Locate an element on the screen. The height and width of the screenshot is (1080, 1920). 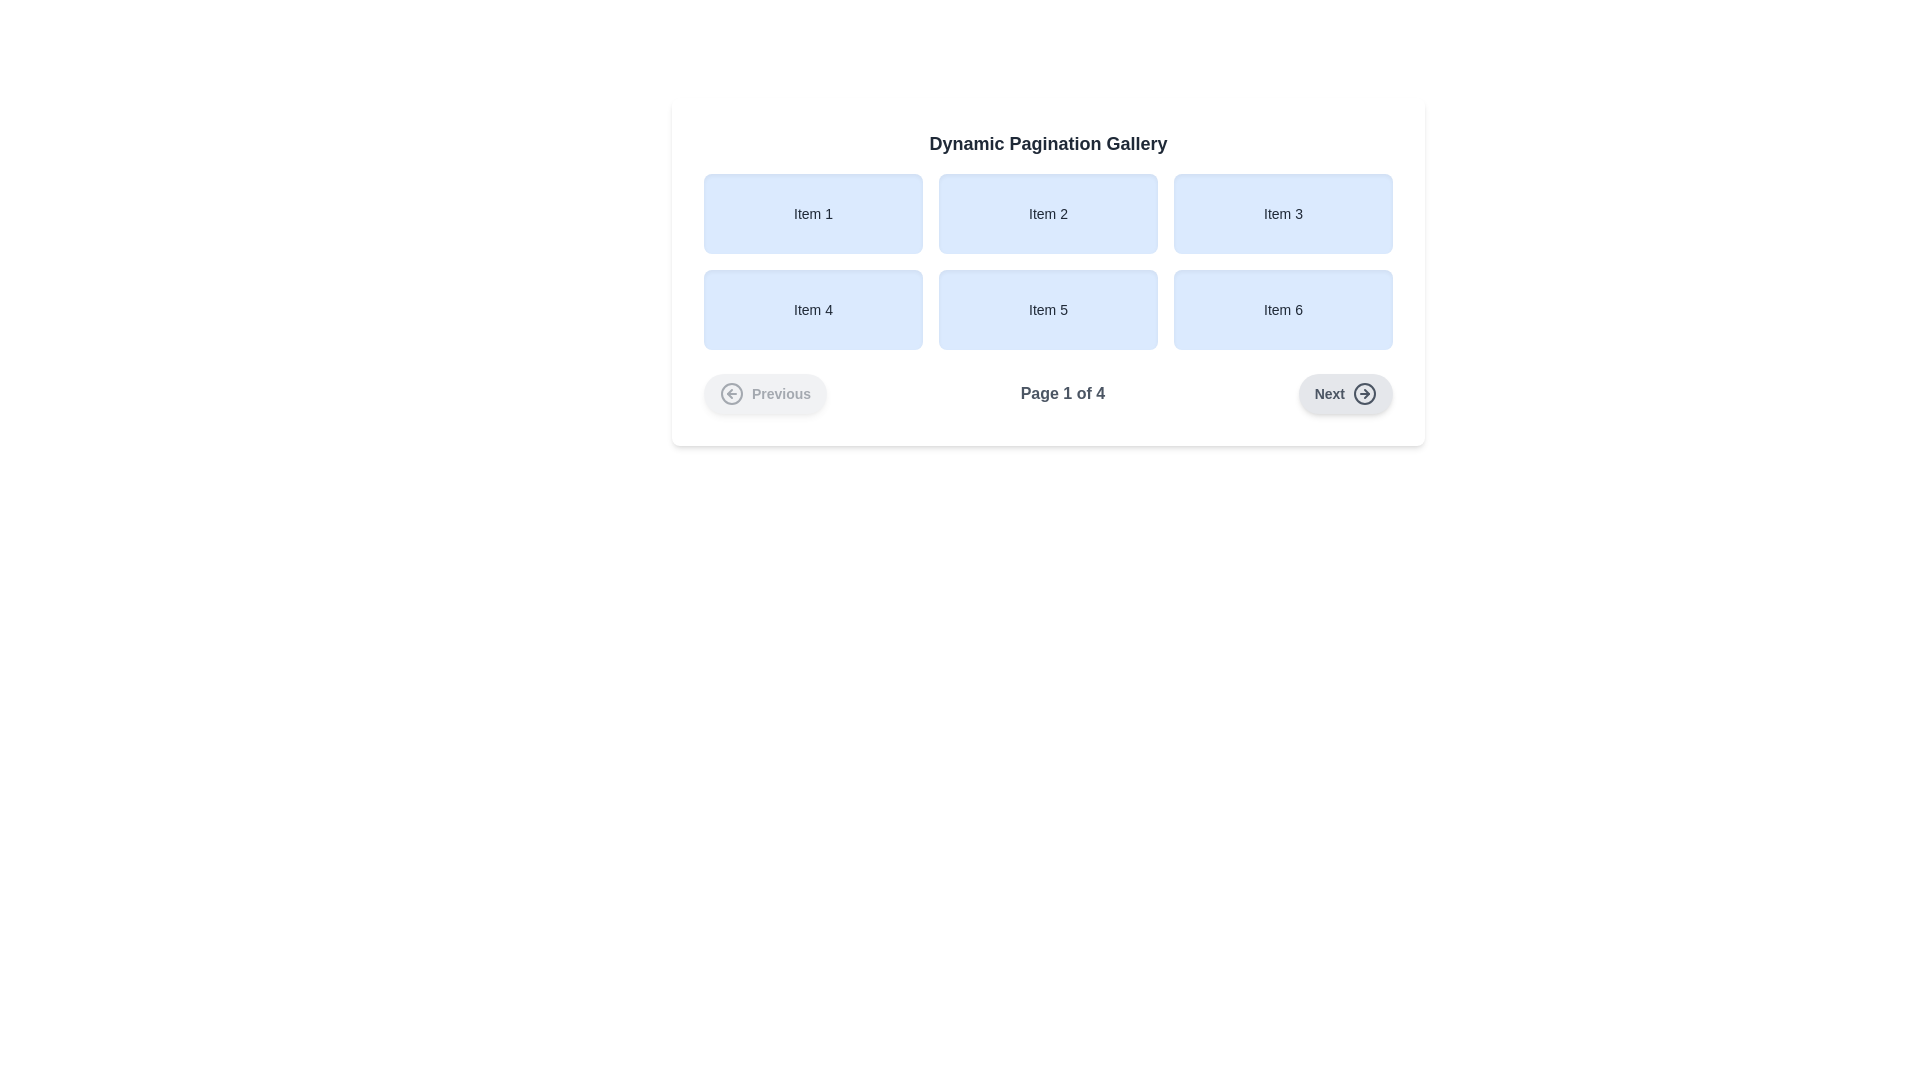
the decorative SVG icon on the right side of the 'Next' button to proceed to the next page or step in the sequence is located at coordinates (1363, 393).